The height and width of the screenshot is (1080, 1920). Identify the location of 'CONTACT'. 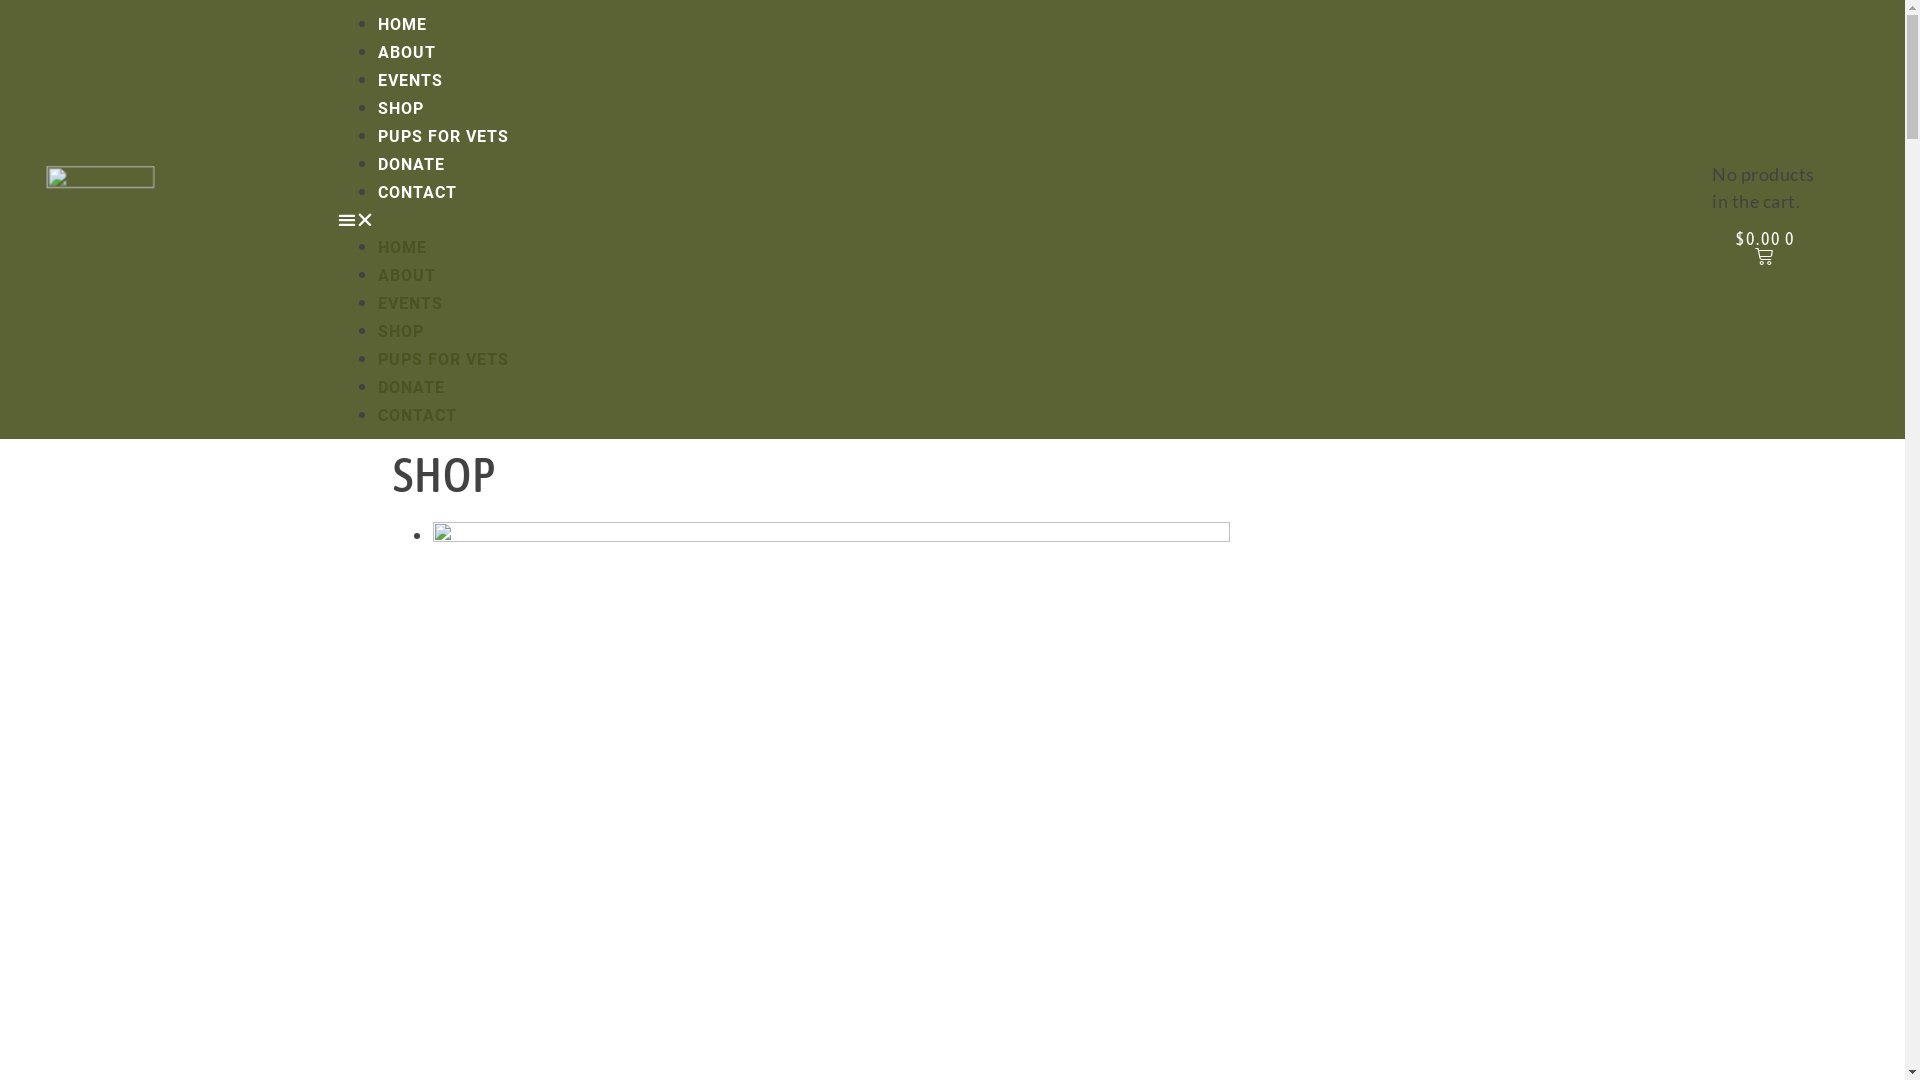
(416, 192).